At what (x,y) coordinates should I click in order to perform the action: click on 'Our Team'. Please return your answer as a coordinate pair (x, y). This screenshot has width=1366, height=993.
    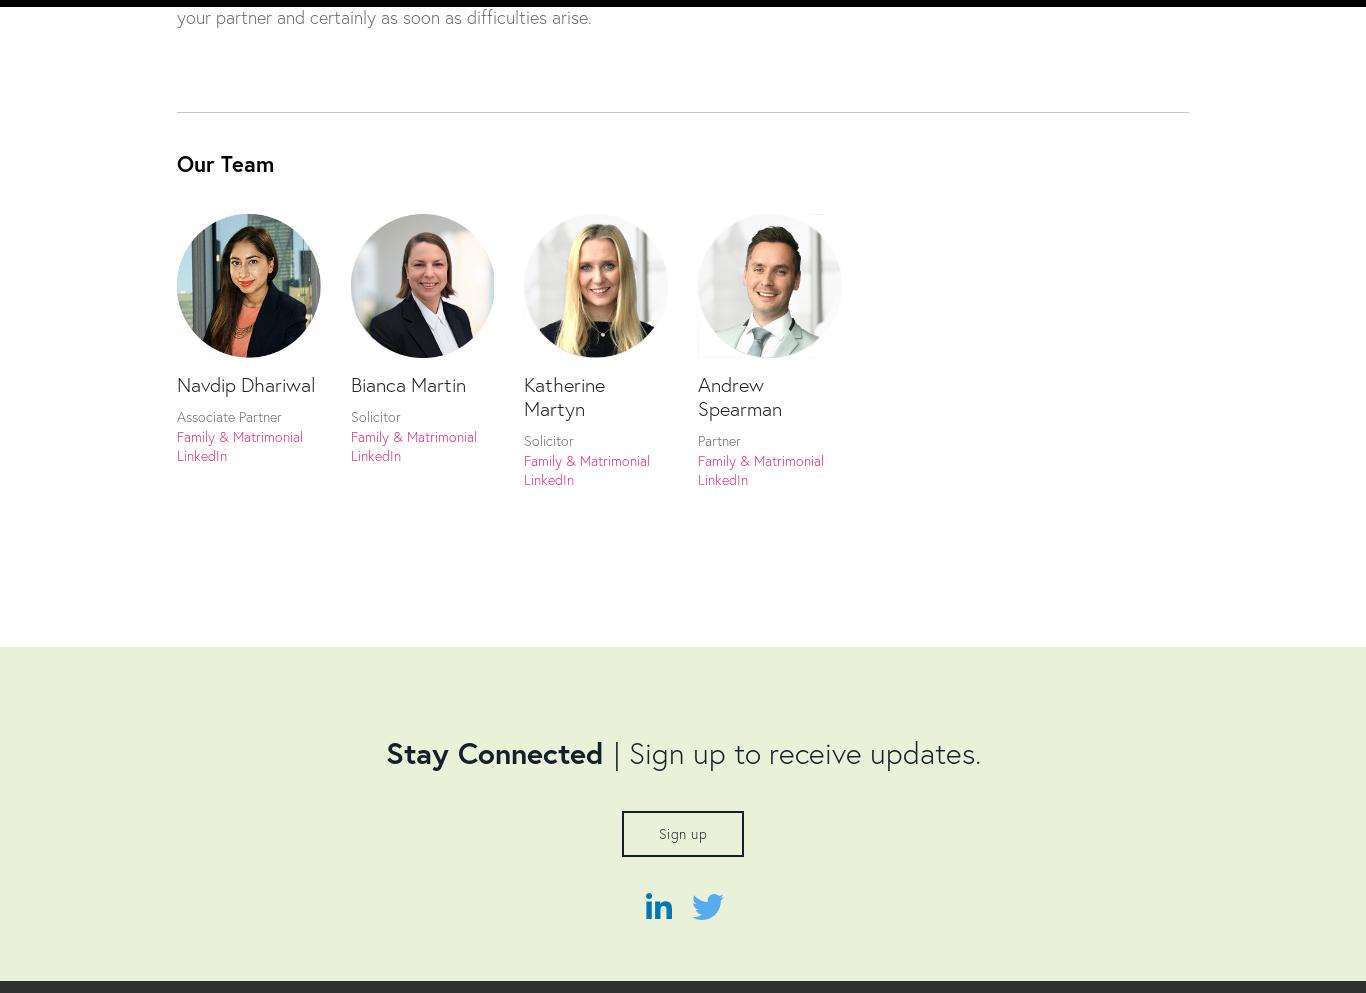
    Looking at the image, I should click on (224, 162).